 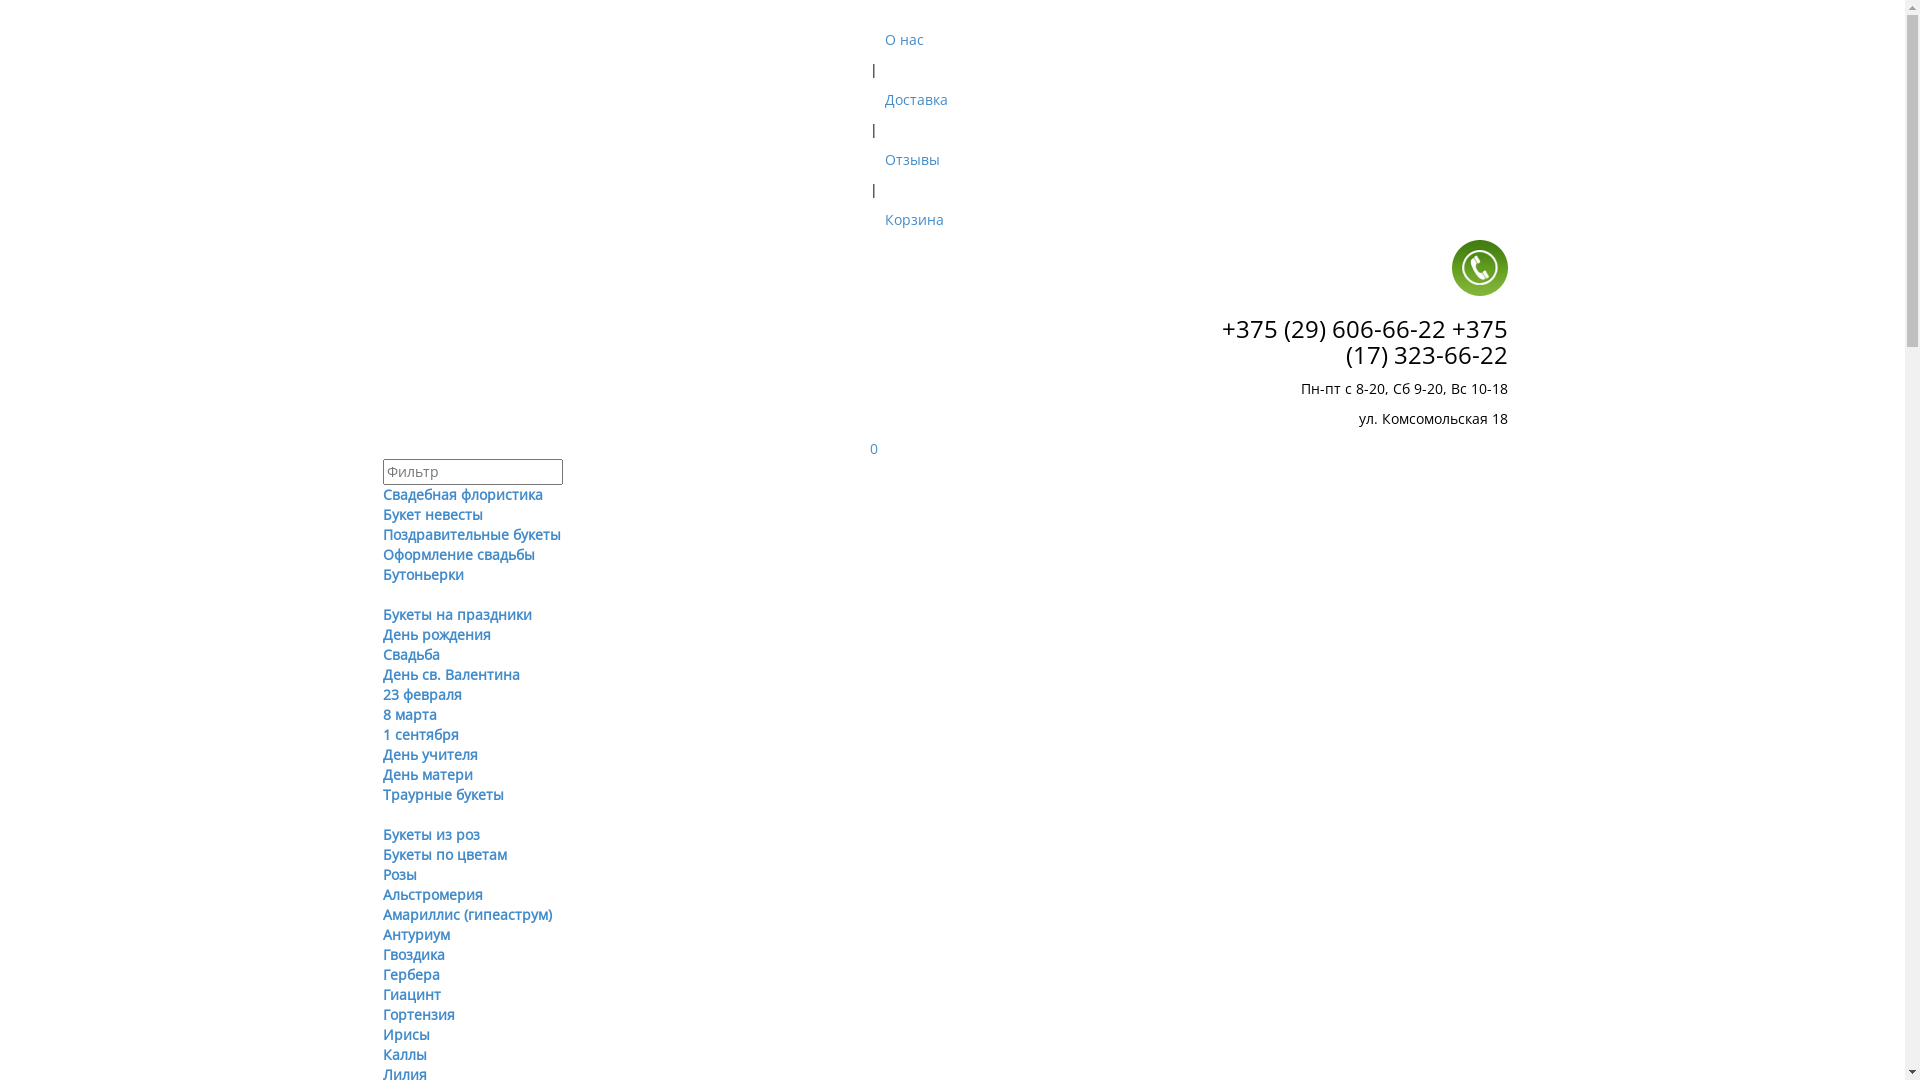 I want to click on '0', so click(x=873, y=447).